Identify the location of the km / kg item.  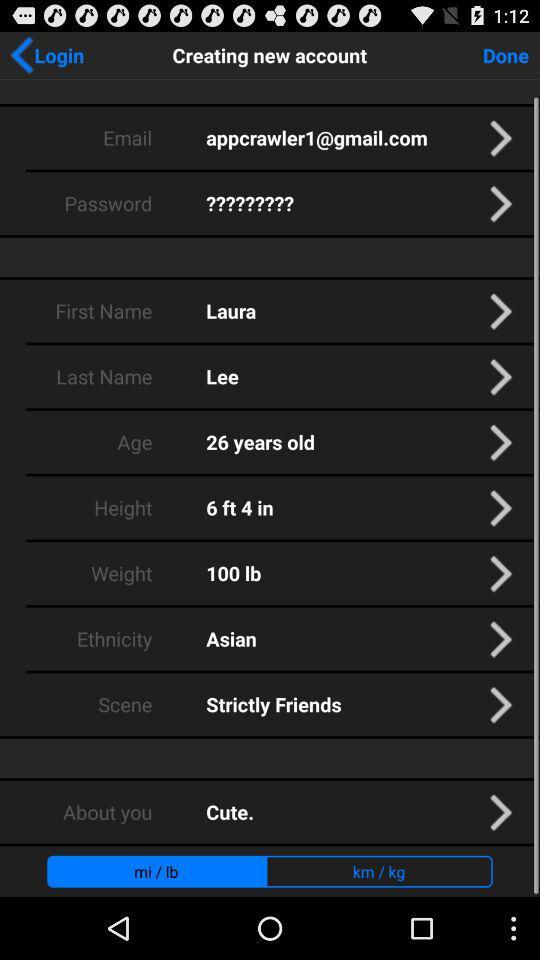
(379, 870).